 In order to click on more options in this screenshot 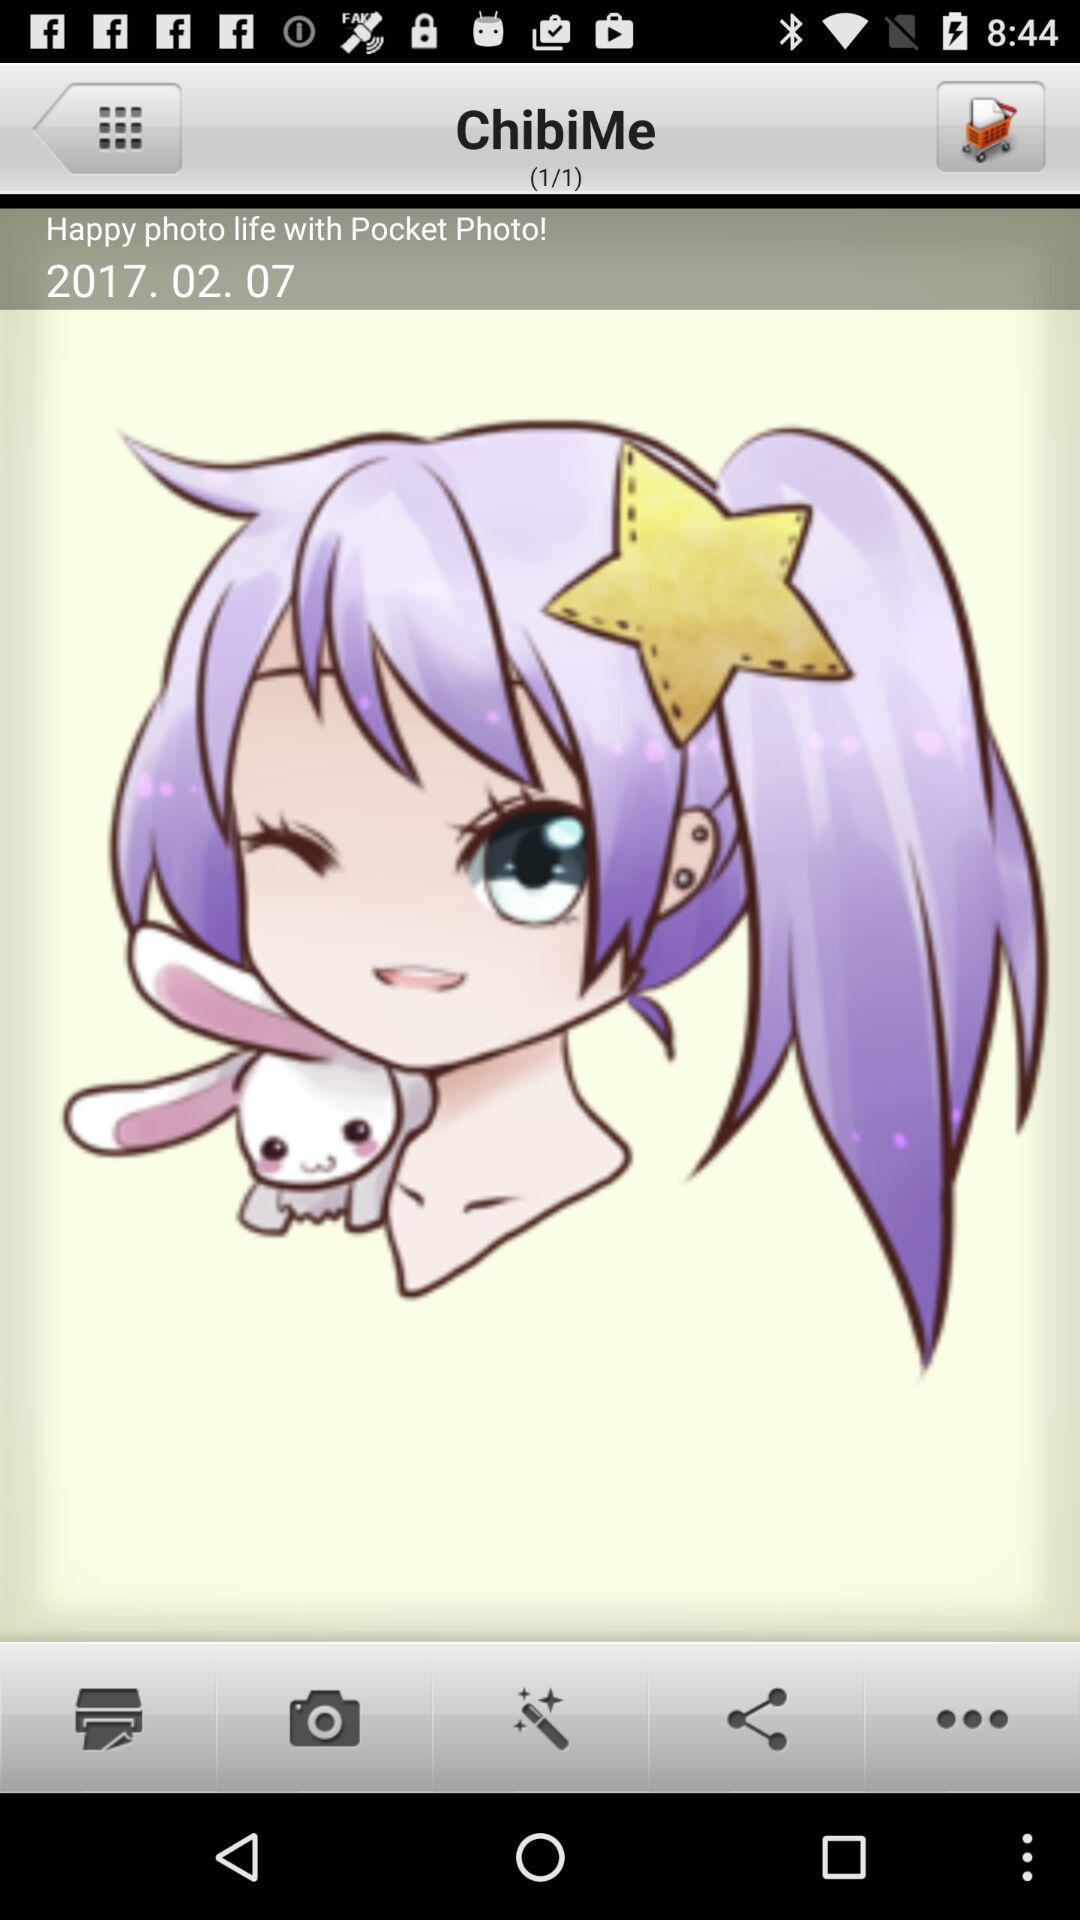, I will do `click(971, 1716)`.